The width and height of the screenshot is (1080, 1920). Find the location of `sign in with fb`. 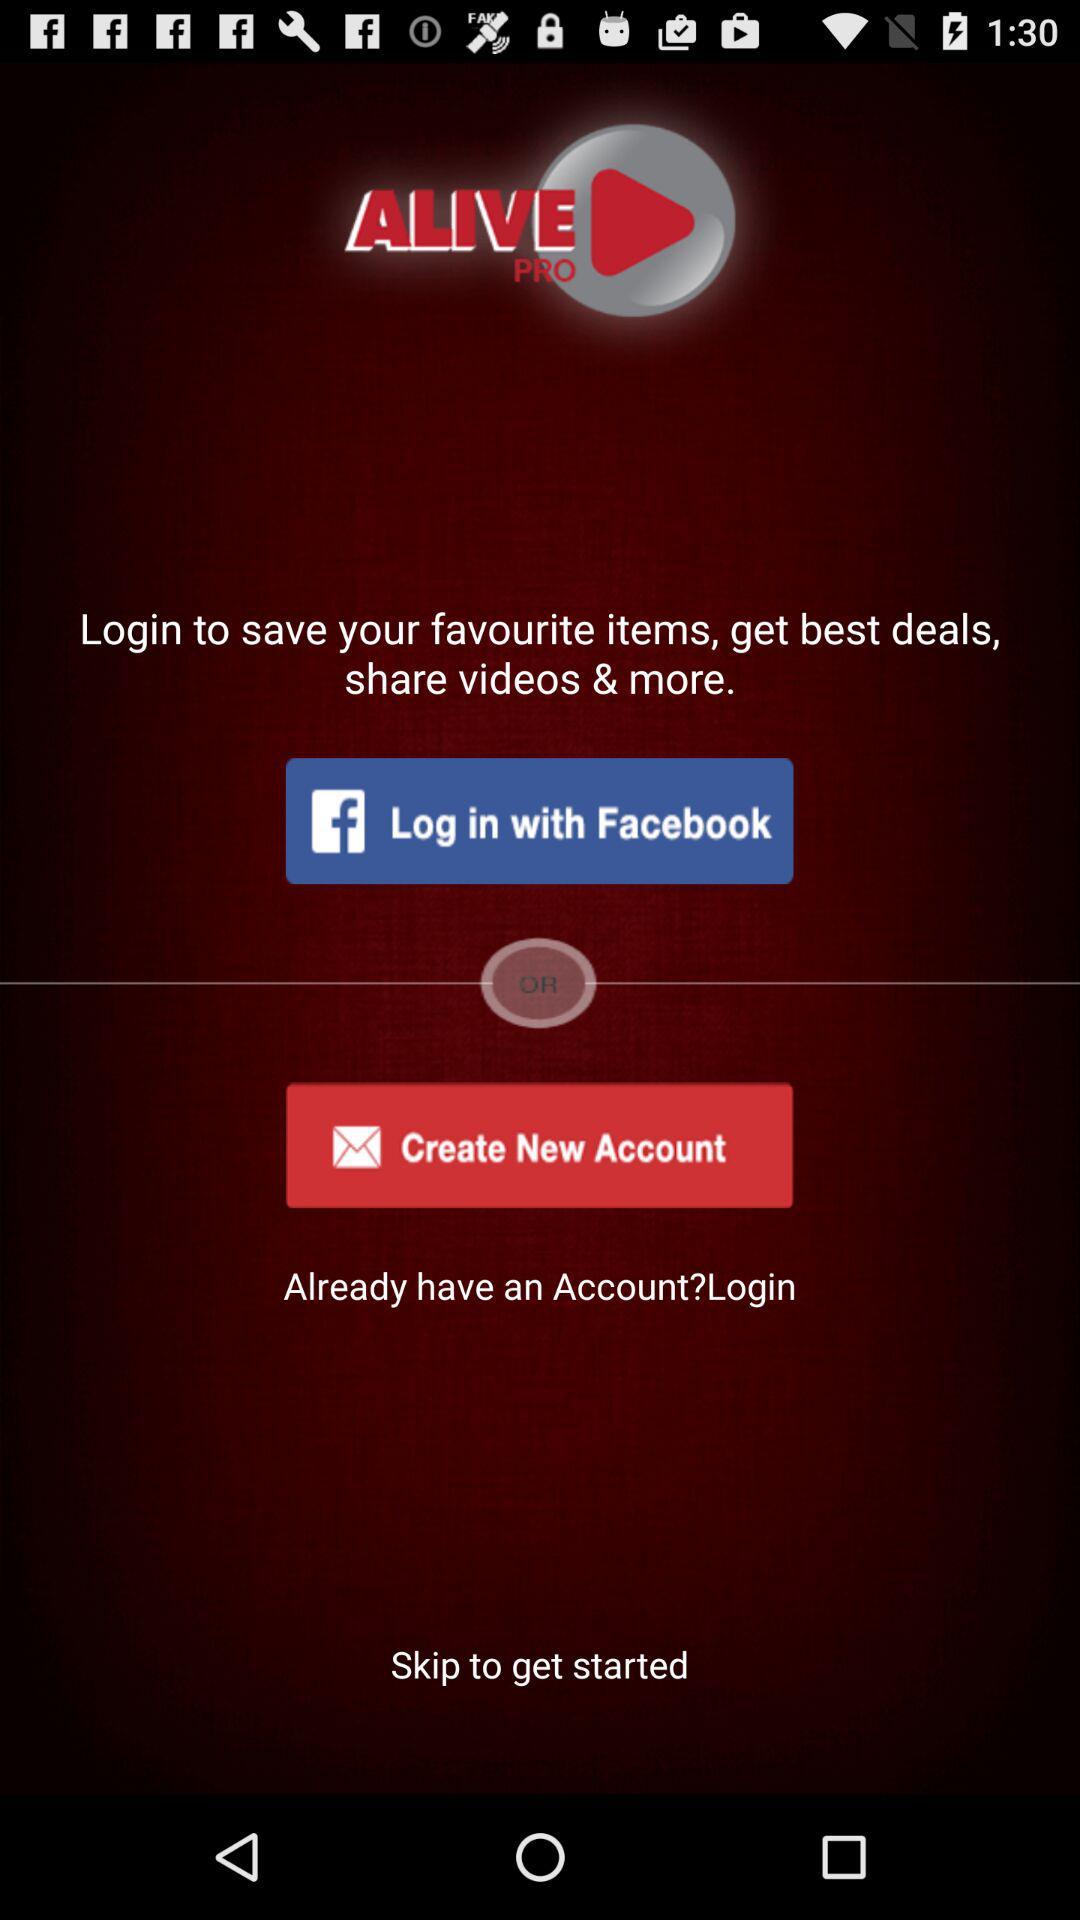

sign in with fb is located at coordinates (538, 821).